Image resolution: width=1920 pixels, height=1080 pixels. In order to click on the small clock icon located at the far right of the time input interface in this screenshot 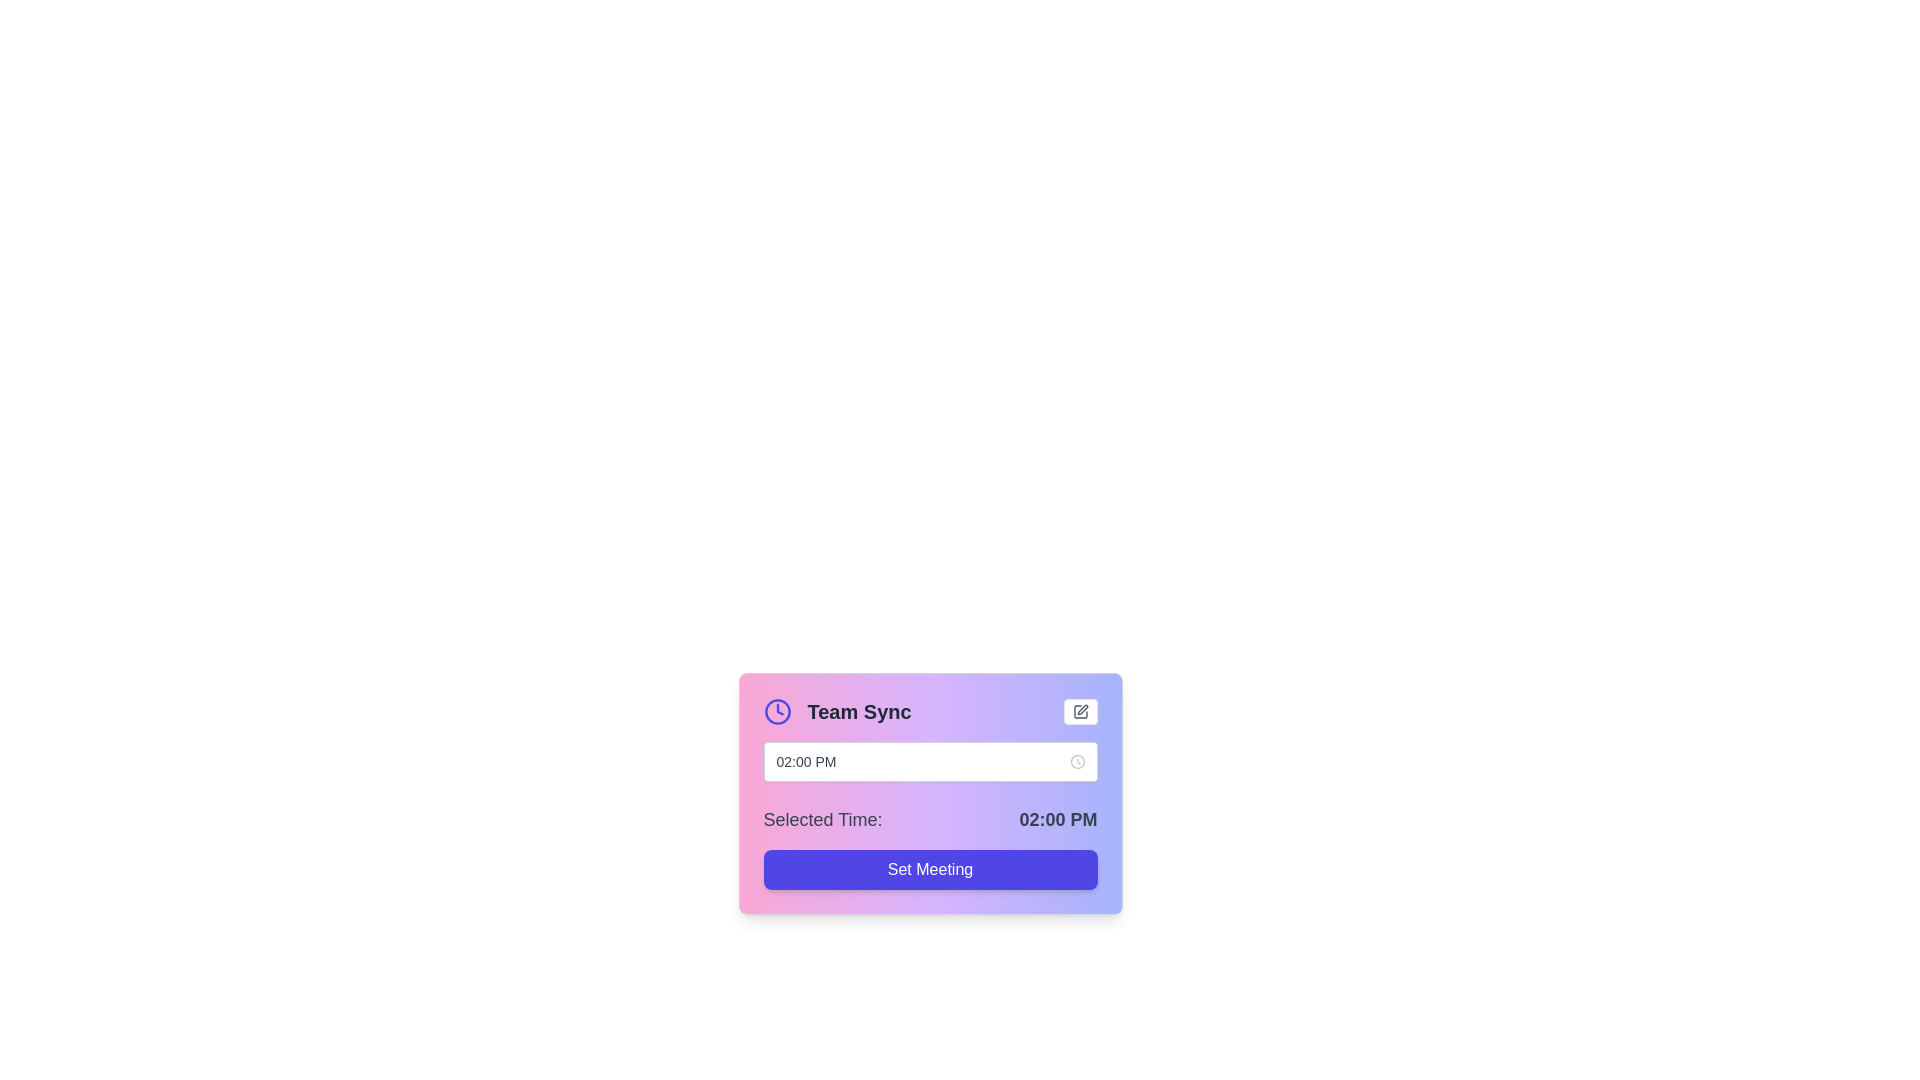, I will do `click(1076, 762)`.